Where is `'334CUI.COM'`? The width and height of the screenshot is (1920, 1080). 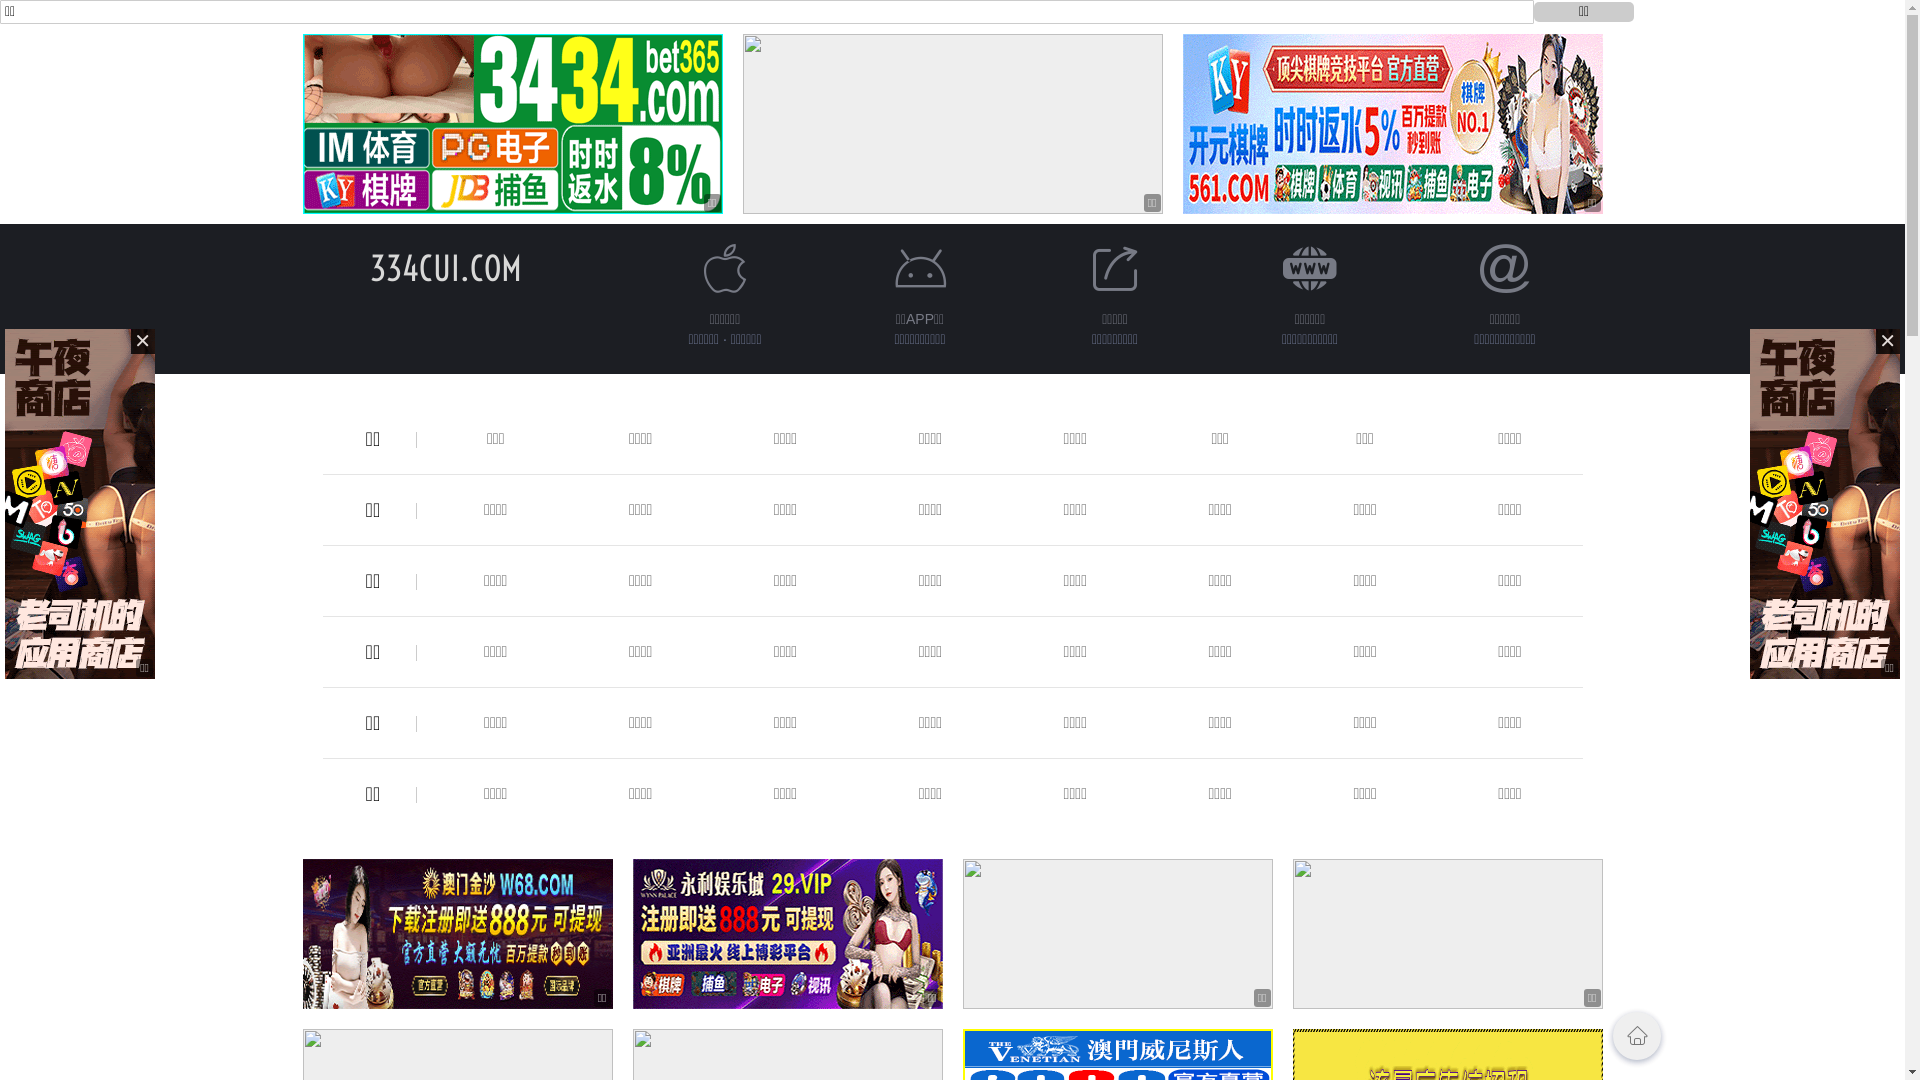
'334CUI.COM' is located at coordinates (369, 267).